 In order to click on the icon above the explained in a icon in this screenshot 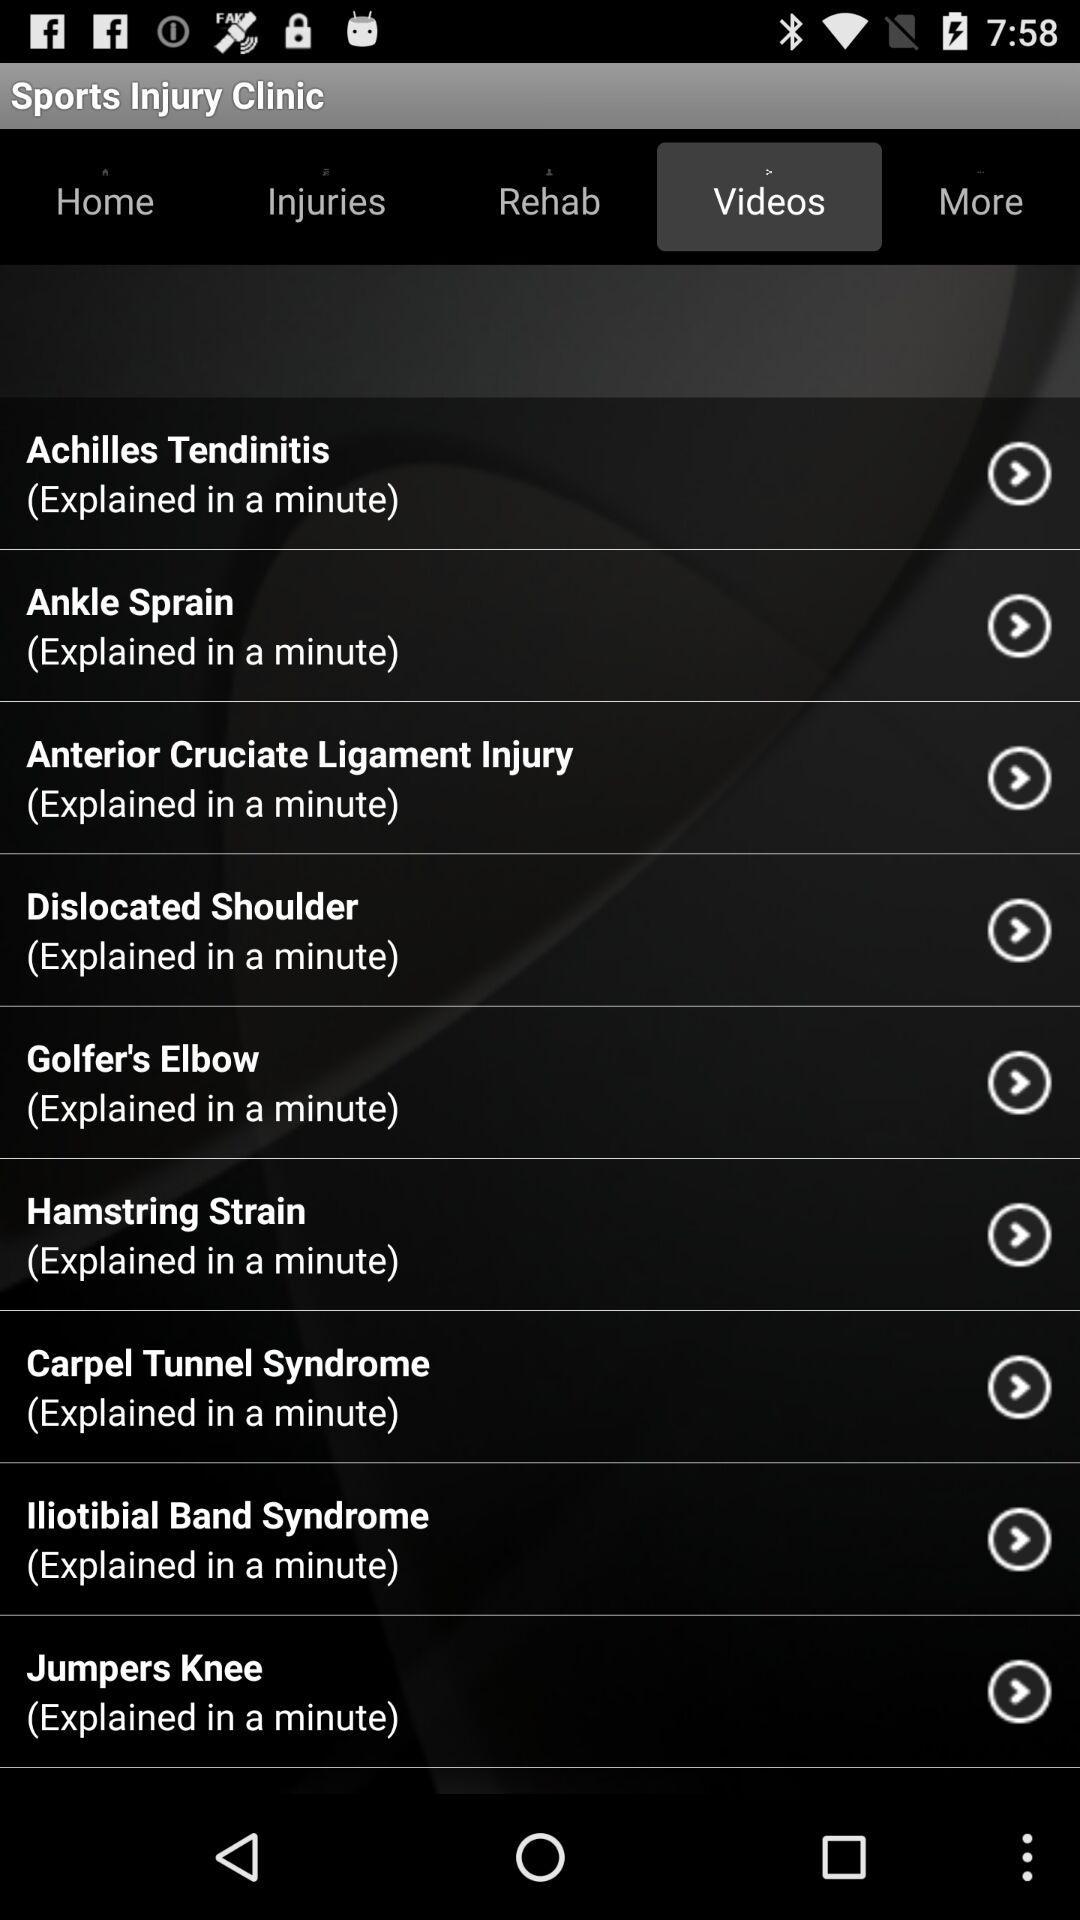, I will do `click(192, 904)`.